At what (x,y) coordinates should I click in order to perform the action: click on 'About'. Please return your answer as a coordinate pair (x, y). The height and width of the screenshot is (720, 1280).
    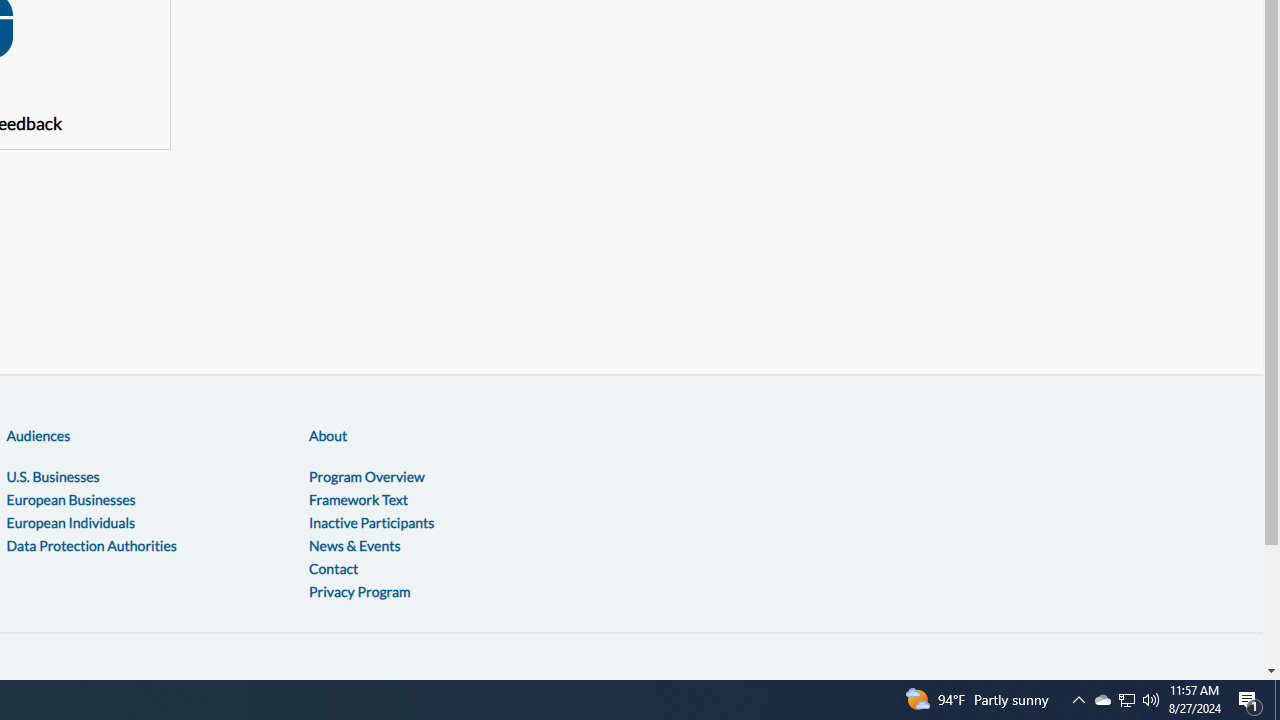
    Looking at the image, I should click on (328, 434).